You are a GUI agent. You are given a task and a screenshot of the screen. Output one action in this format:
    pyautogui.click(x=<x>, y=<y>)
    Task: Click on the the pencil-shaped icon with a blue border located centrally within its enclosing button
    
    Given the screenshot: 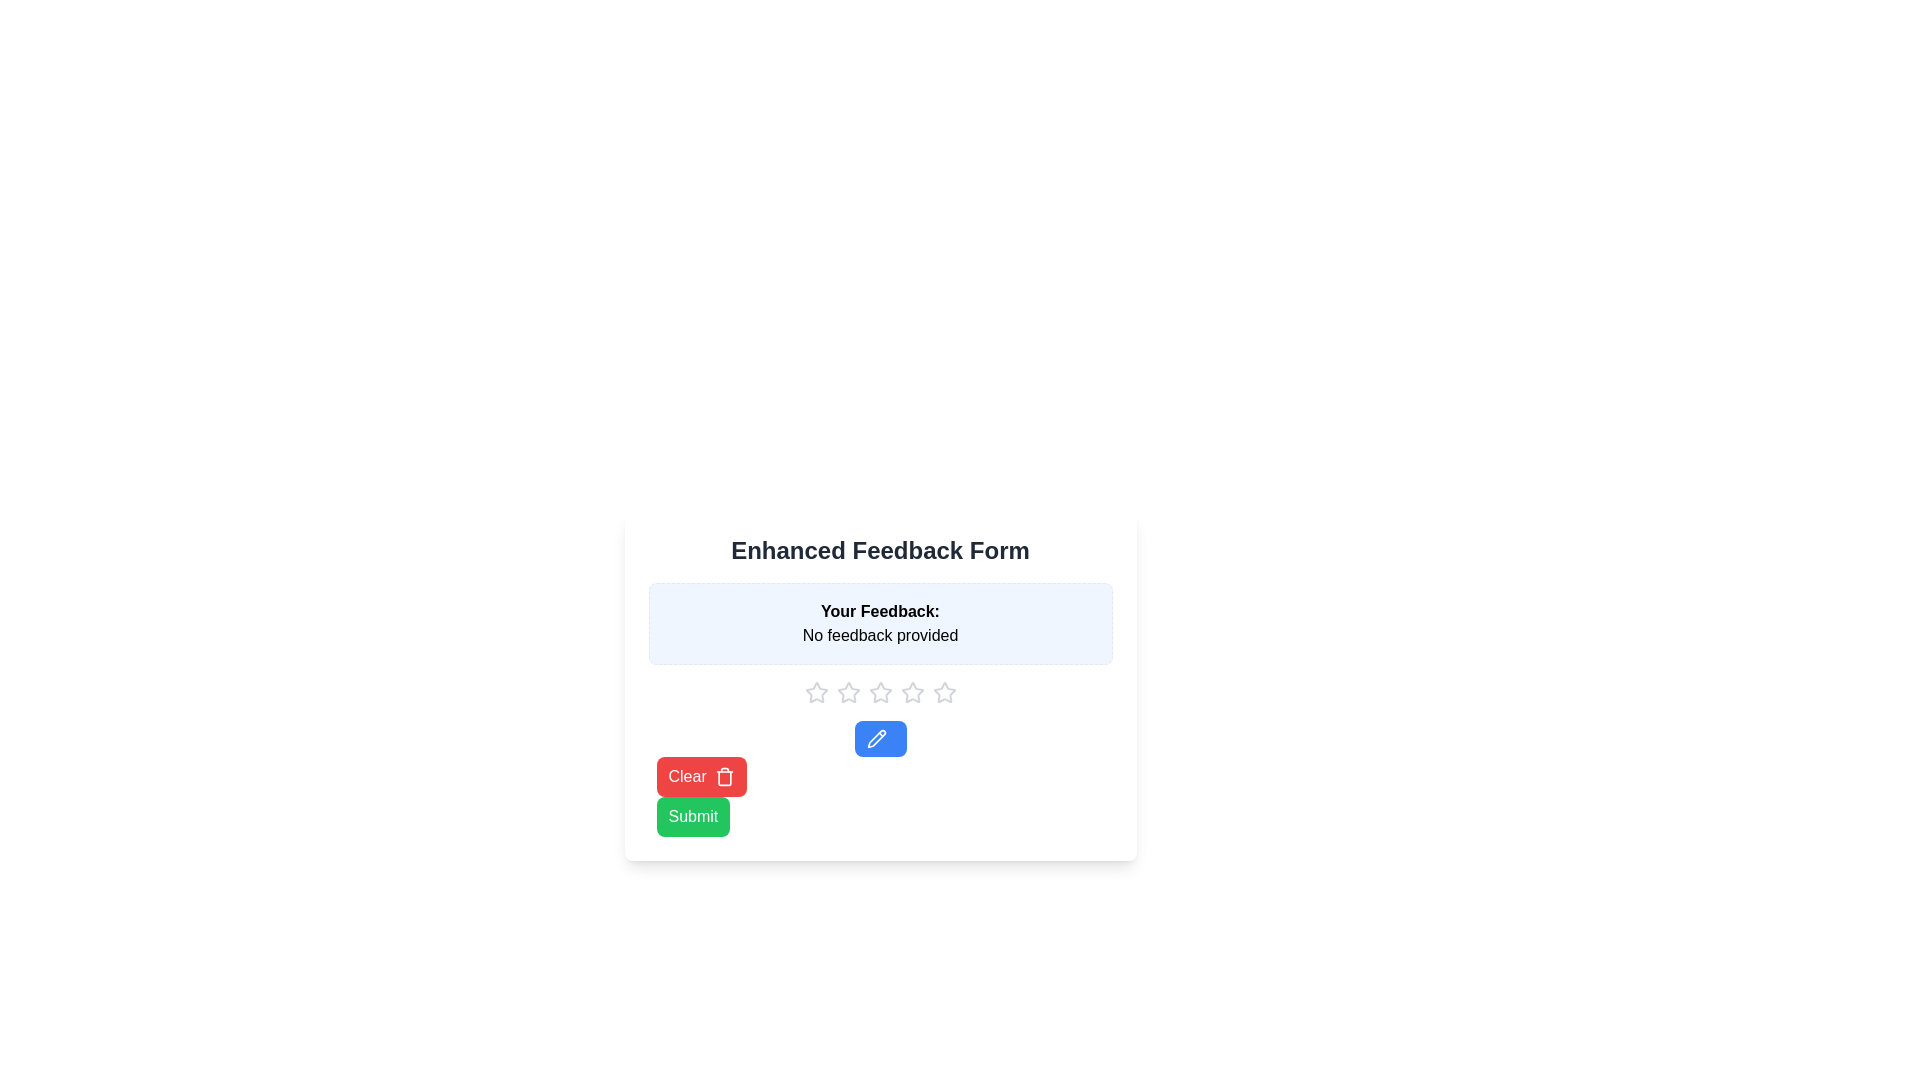 What is the action you would take?
    pyautogui.click(x=876, y=739)
    